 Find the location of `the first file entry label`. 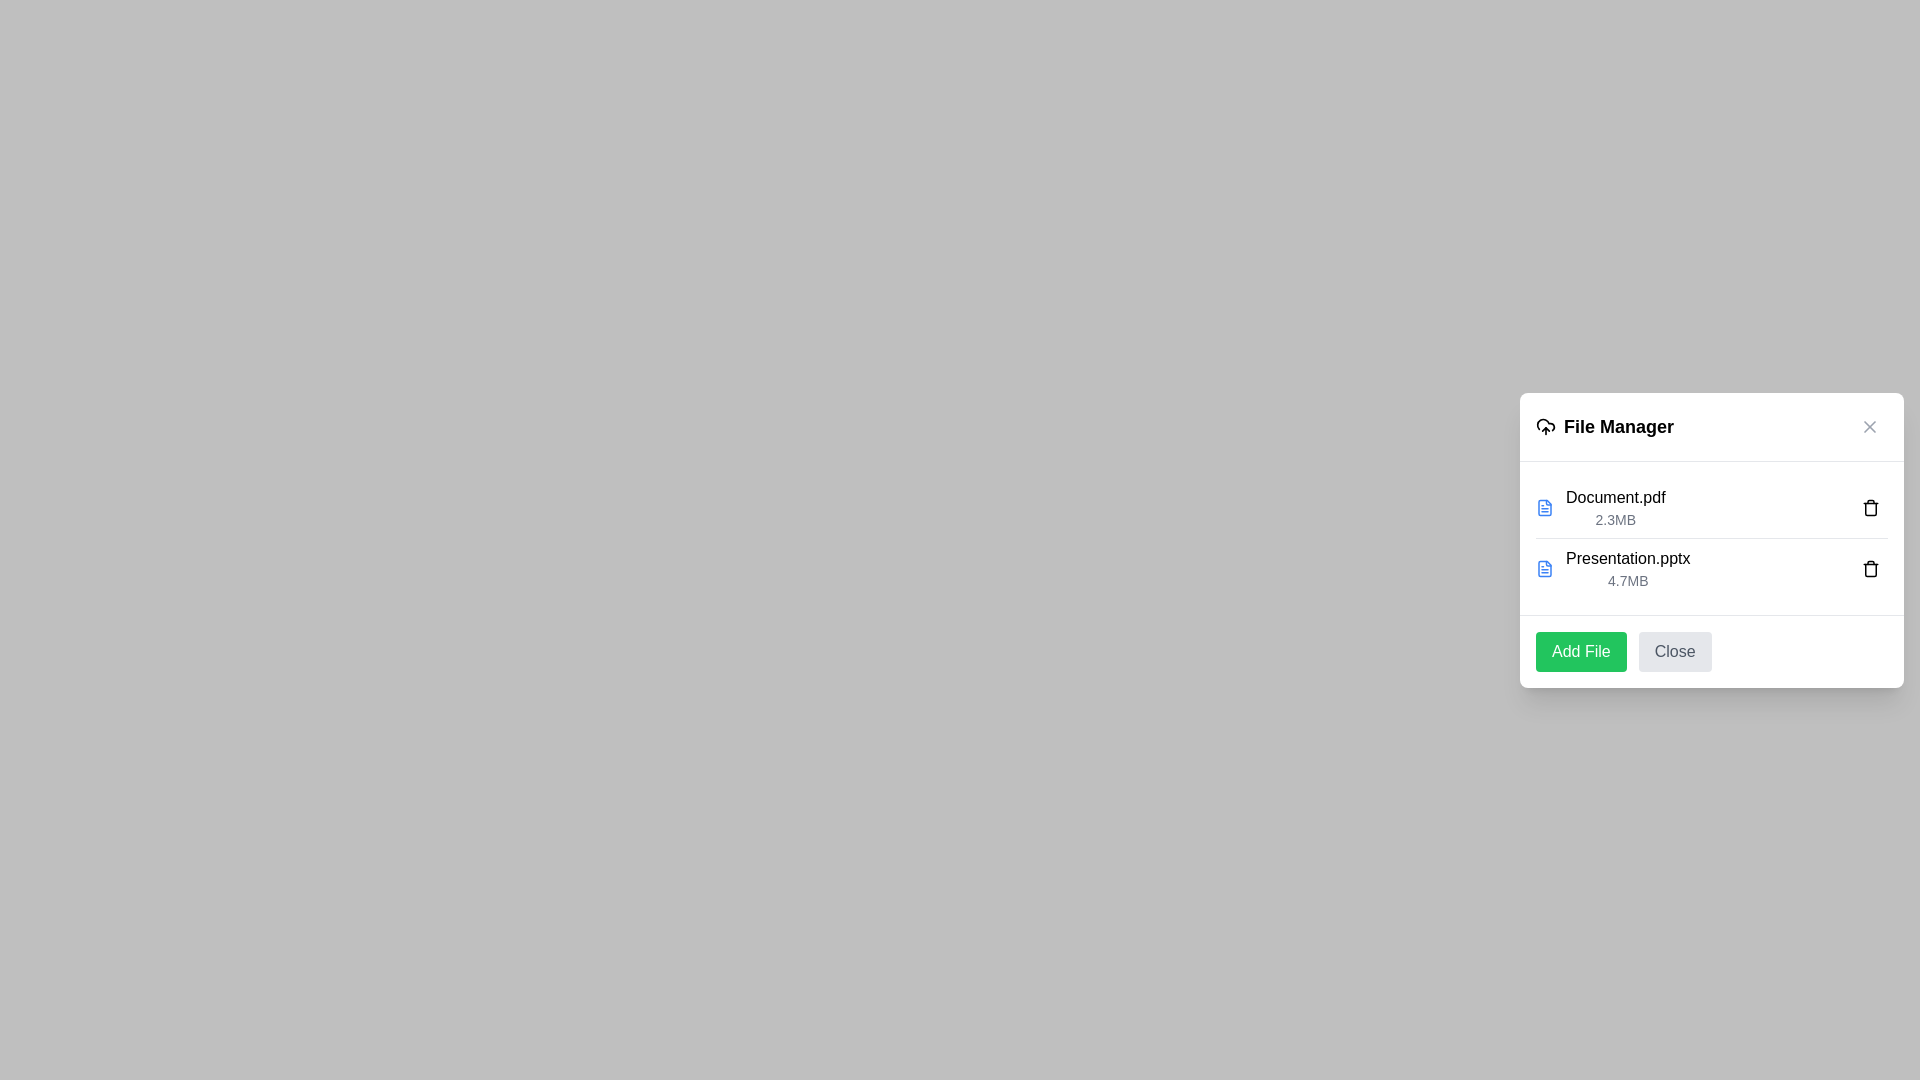

the first file entry label is located at coordinates (1615, 506).